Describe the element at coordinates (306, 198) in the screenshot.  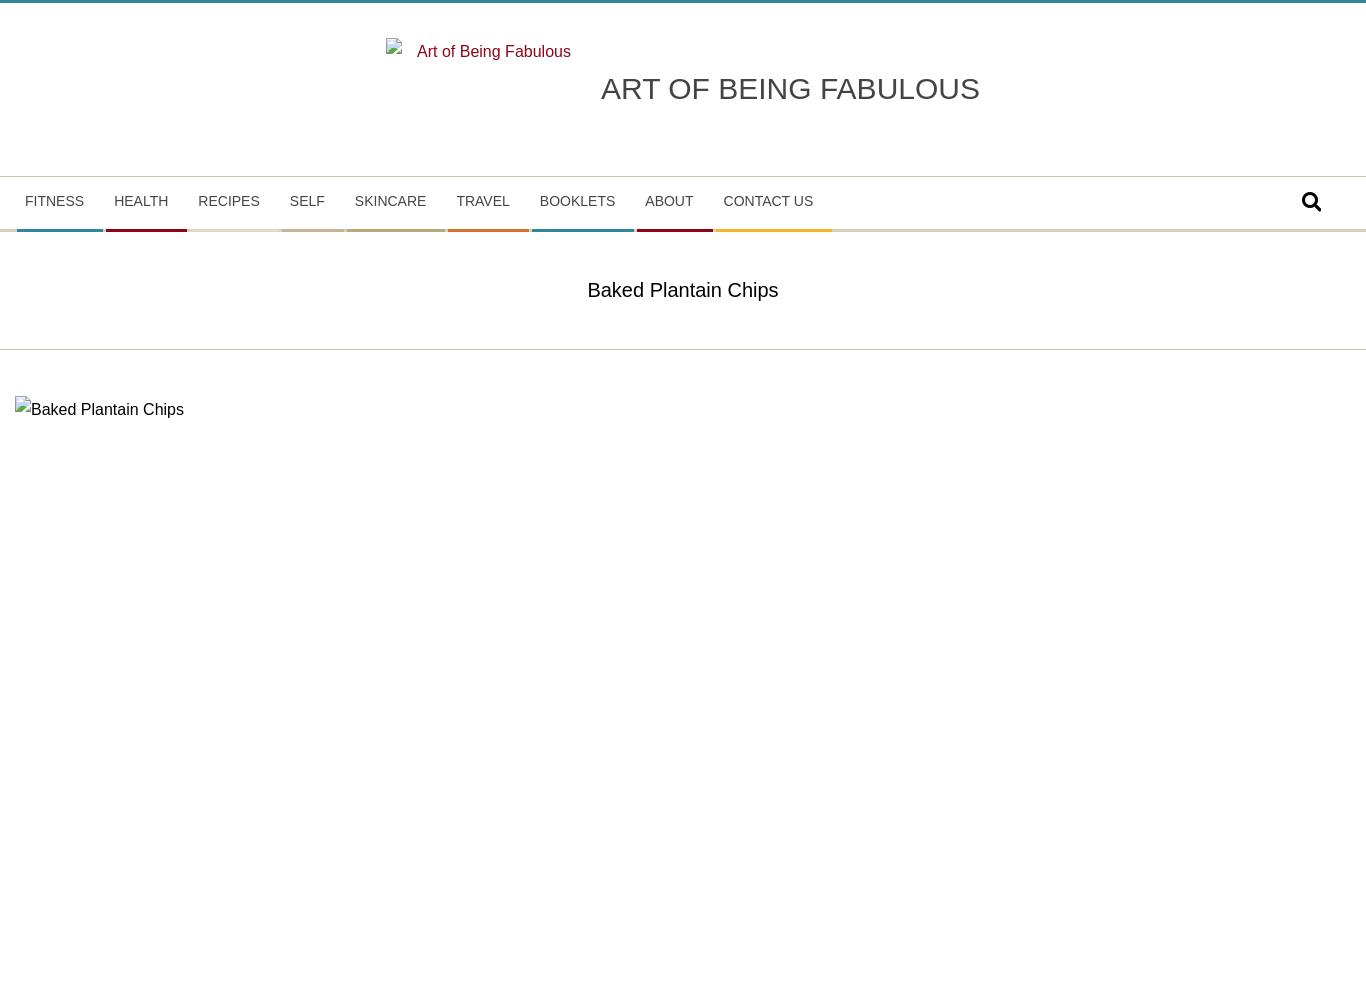
I see `'Self'` at that location.